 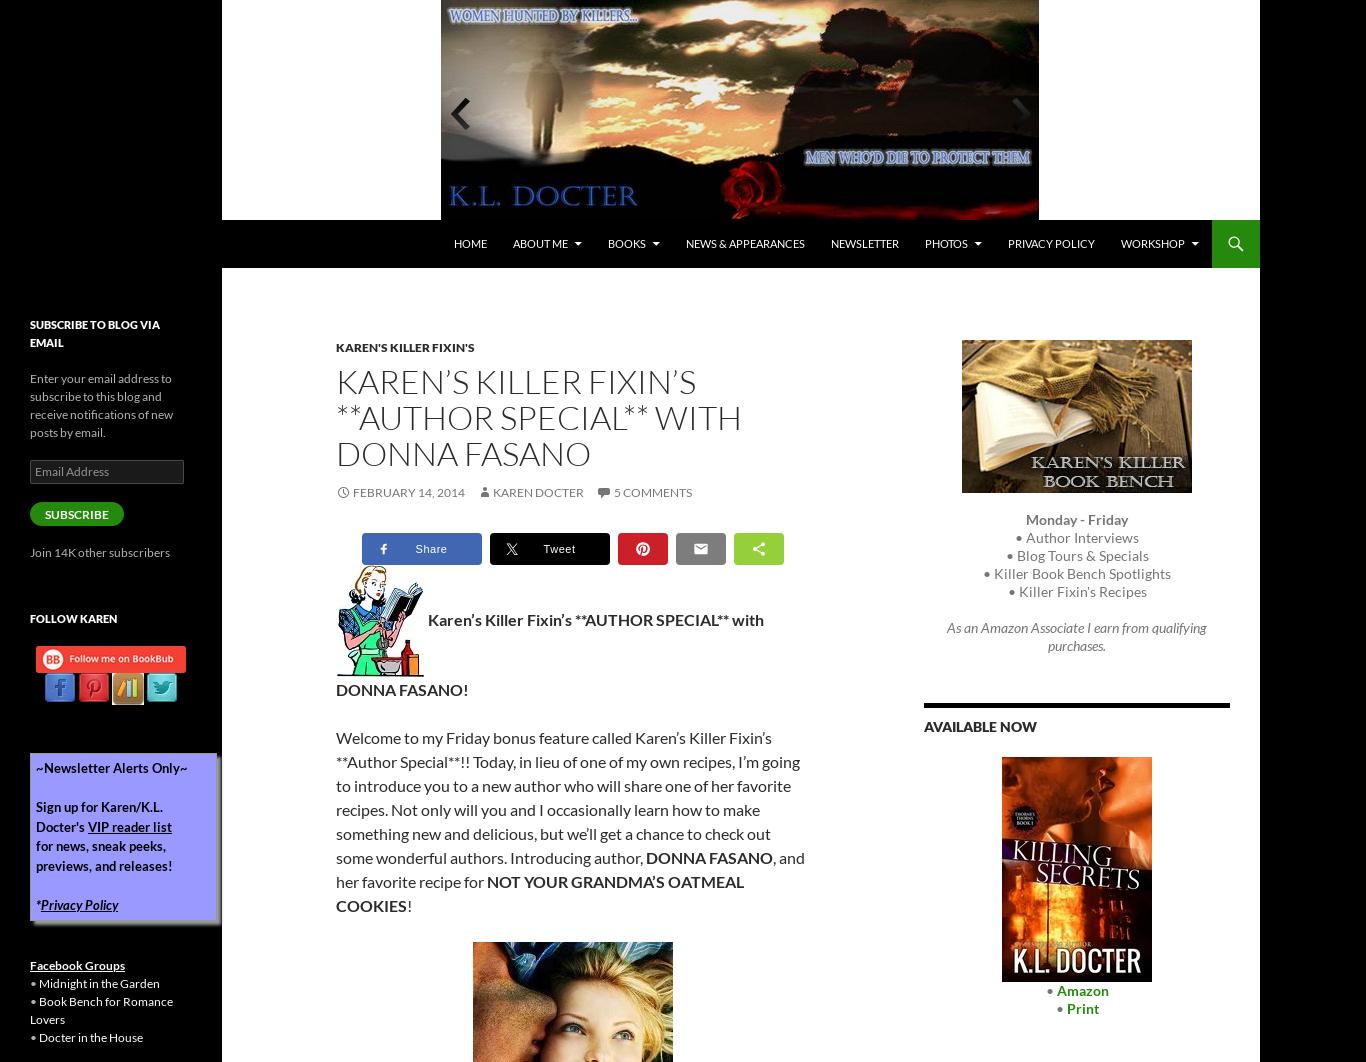 I want to click on 'About Me', so click(x=540, y=243).